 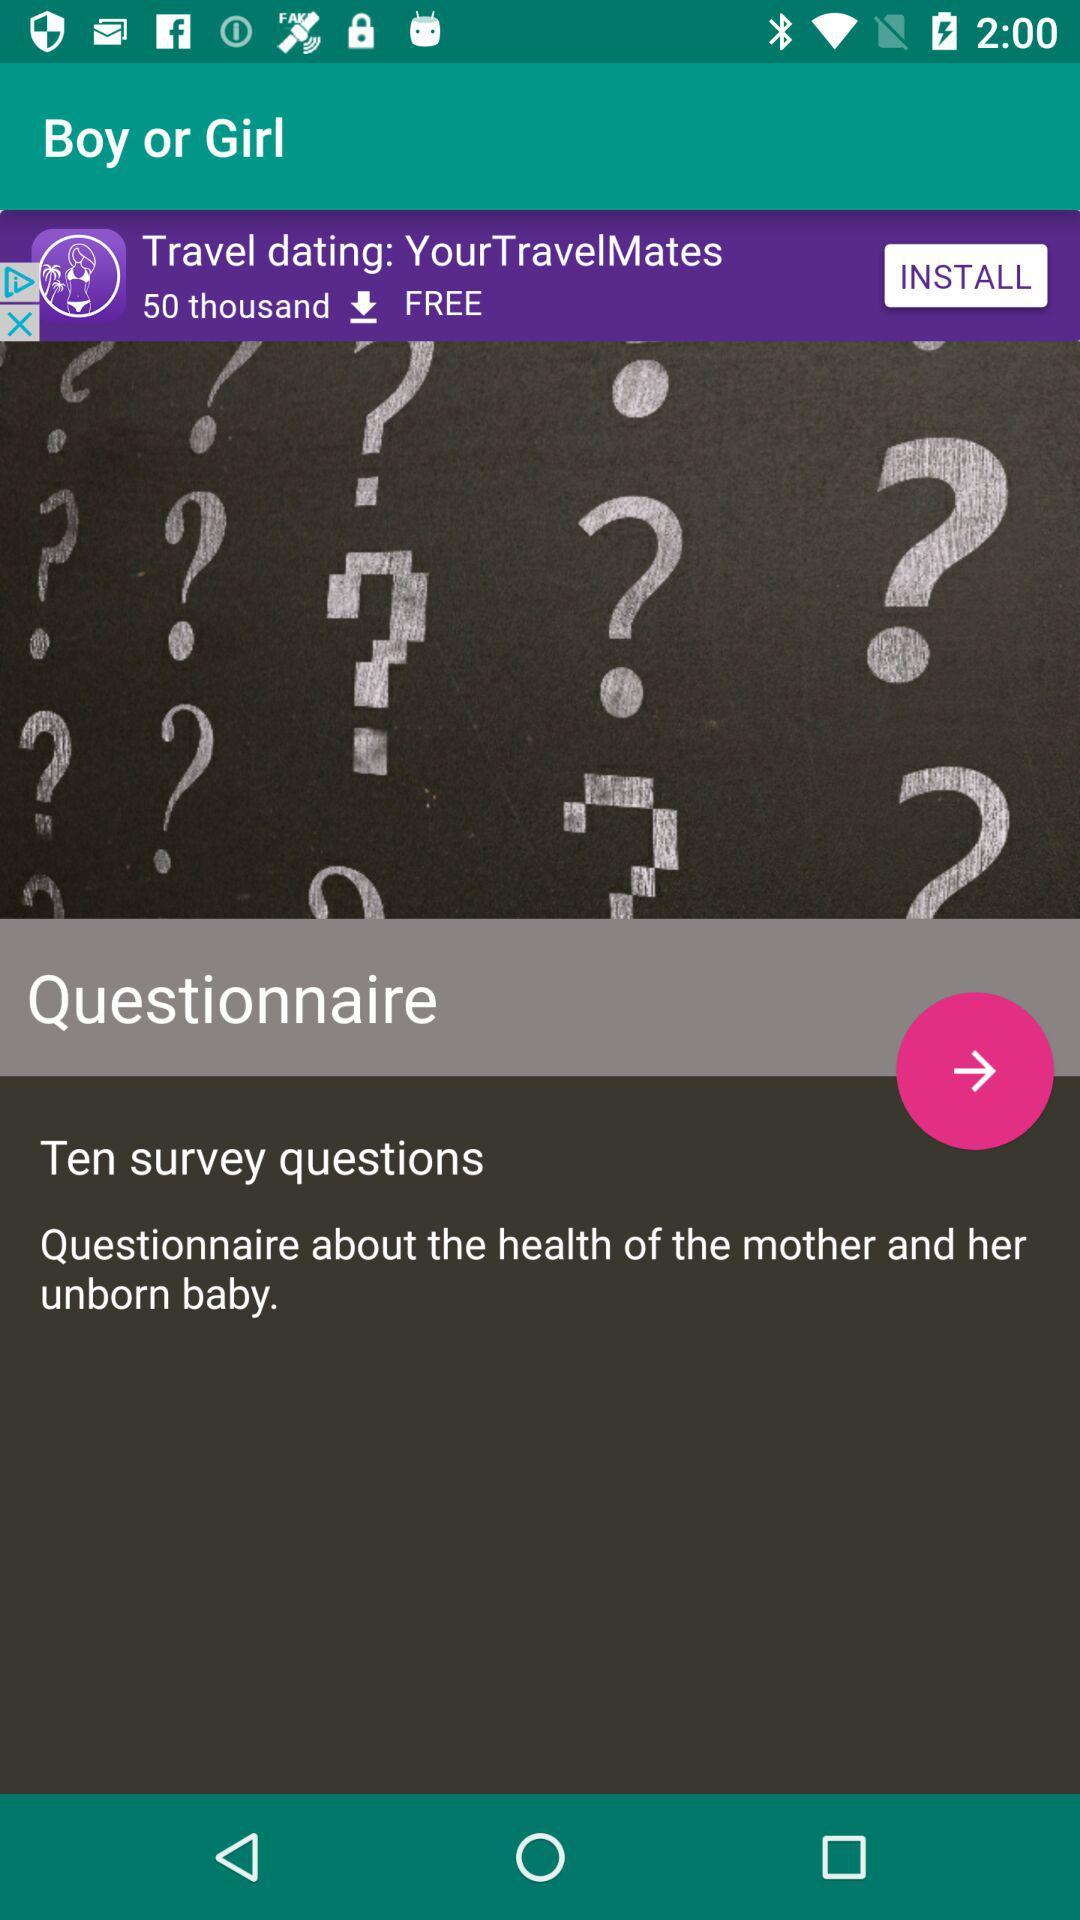 What do you see at coordinates (974, 1069) in the screenshot?
I see `go forward` at bounding box center [974, 1069].